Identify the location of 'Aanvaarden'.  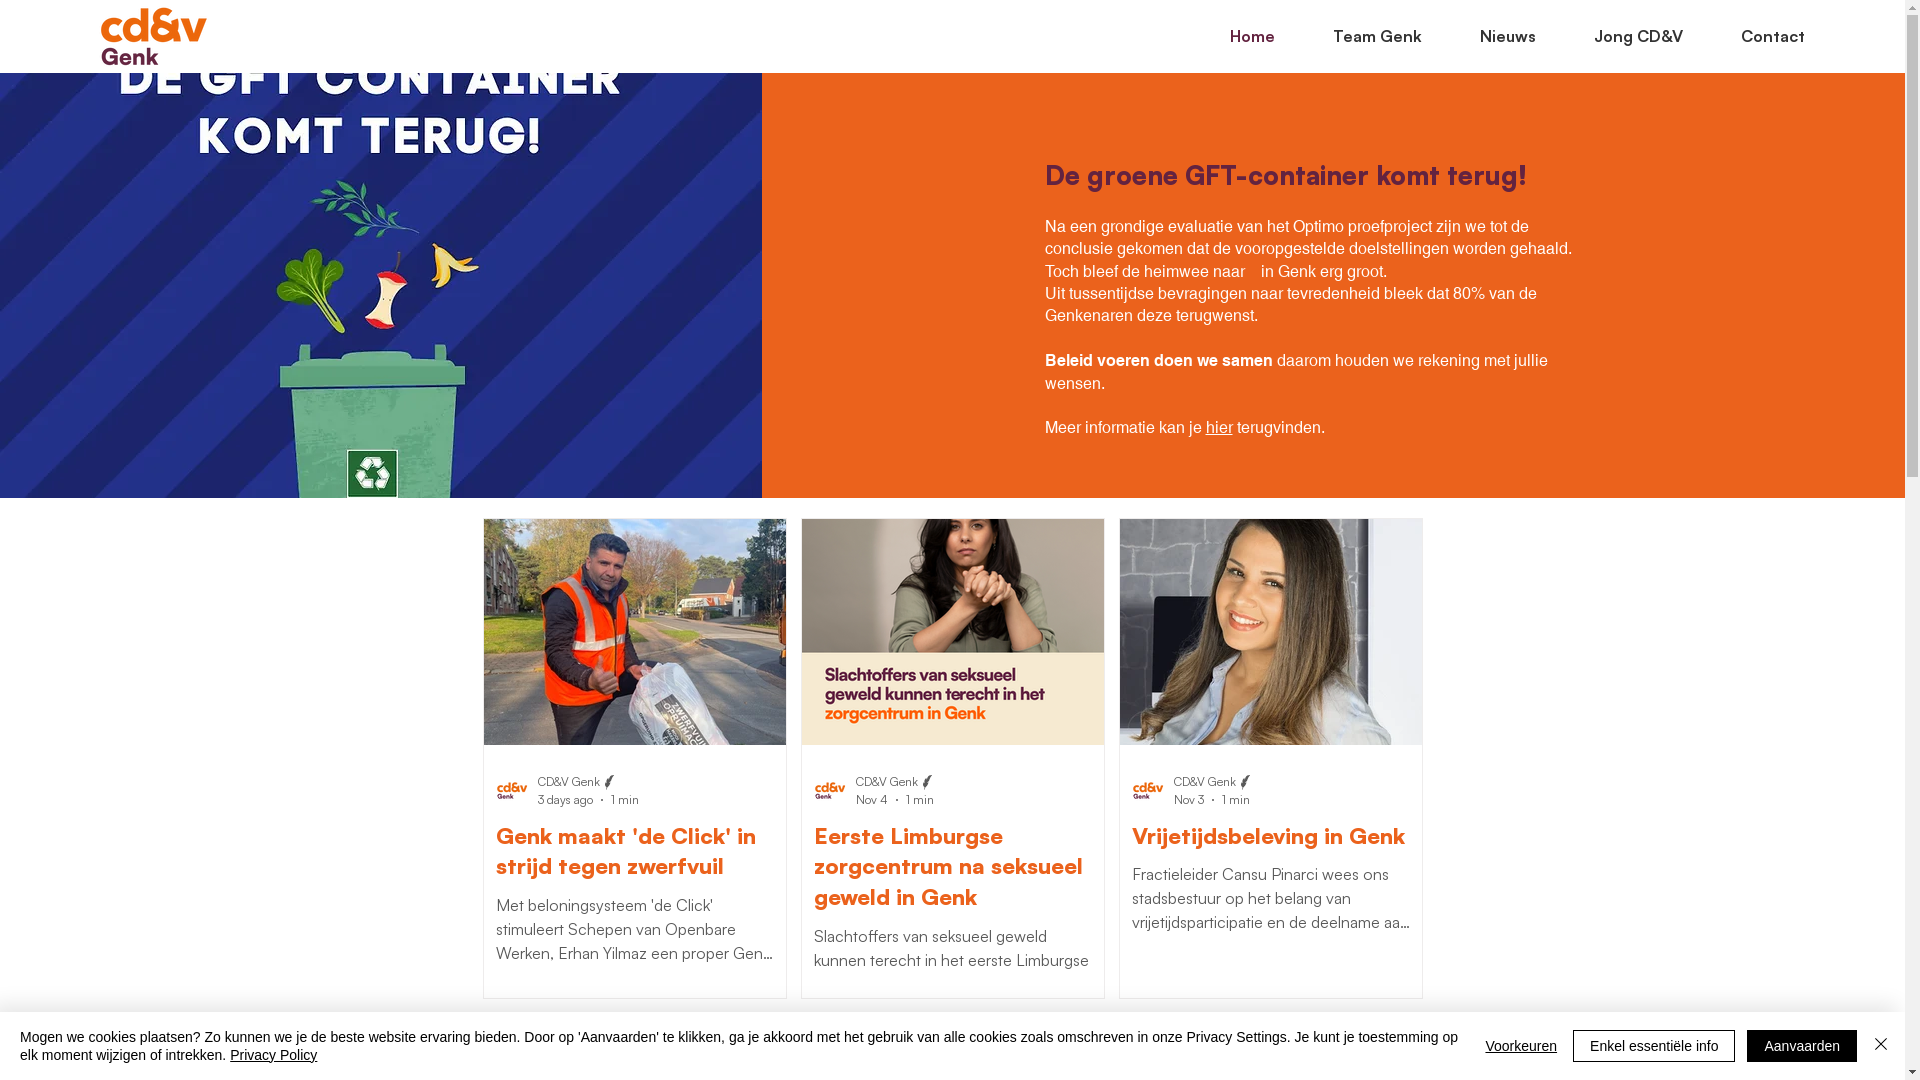
(1801, 1044).